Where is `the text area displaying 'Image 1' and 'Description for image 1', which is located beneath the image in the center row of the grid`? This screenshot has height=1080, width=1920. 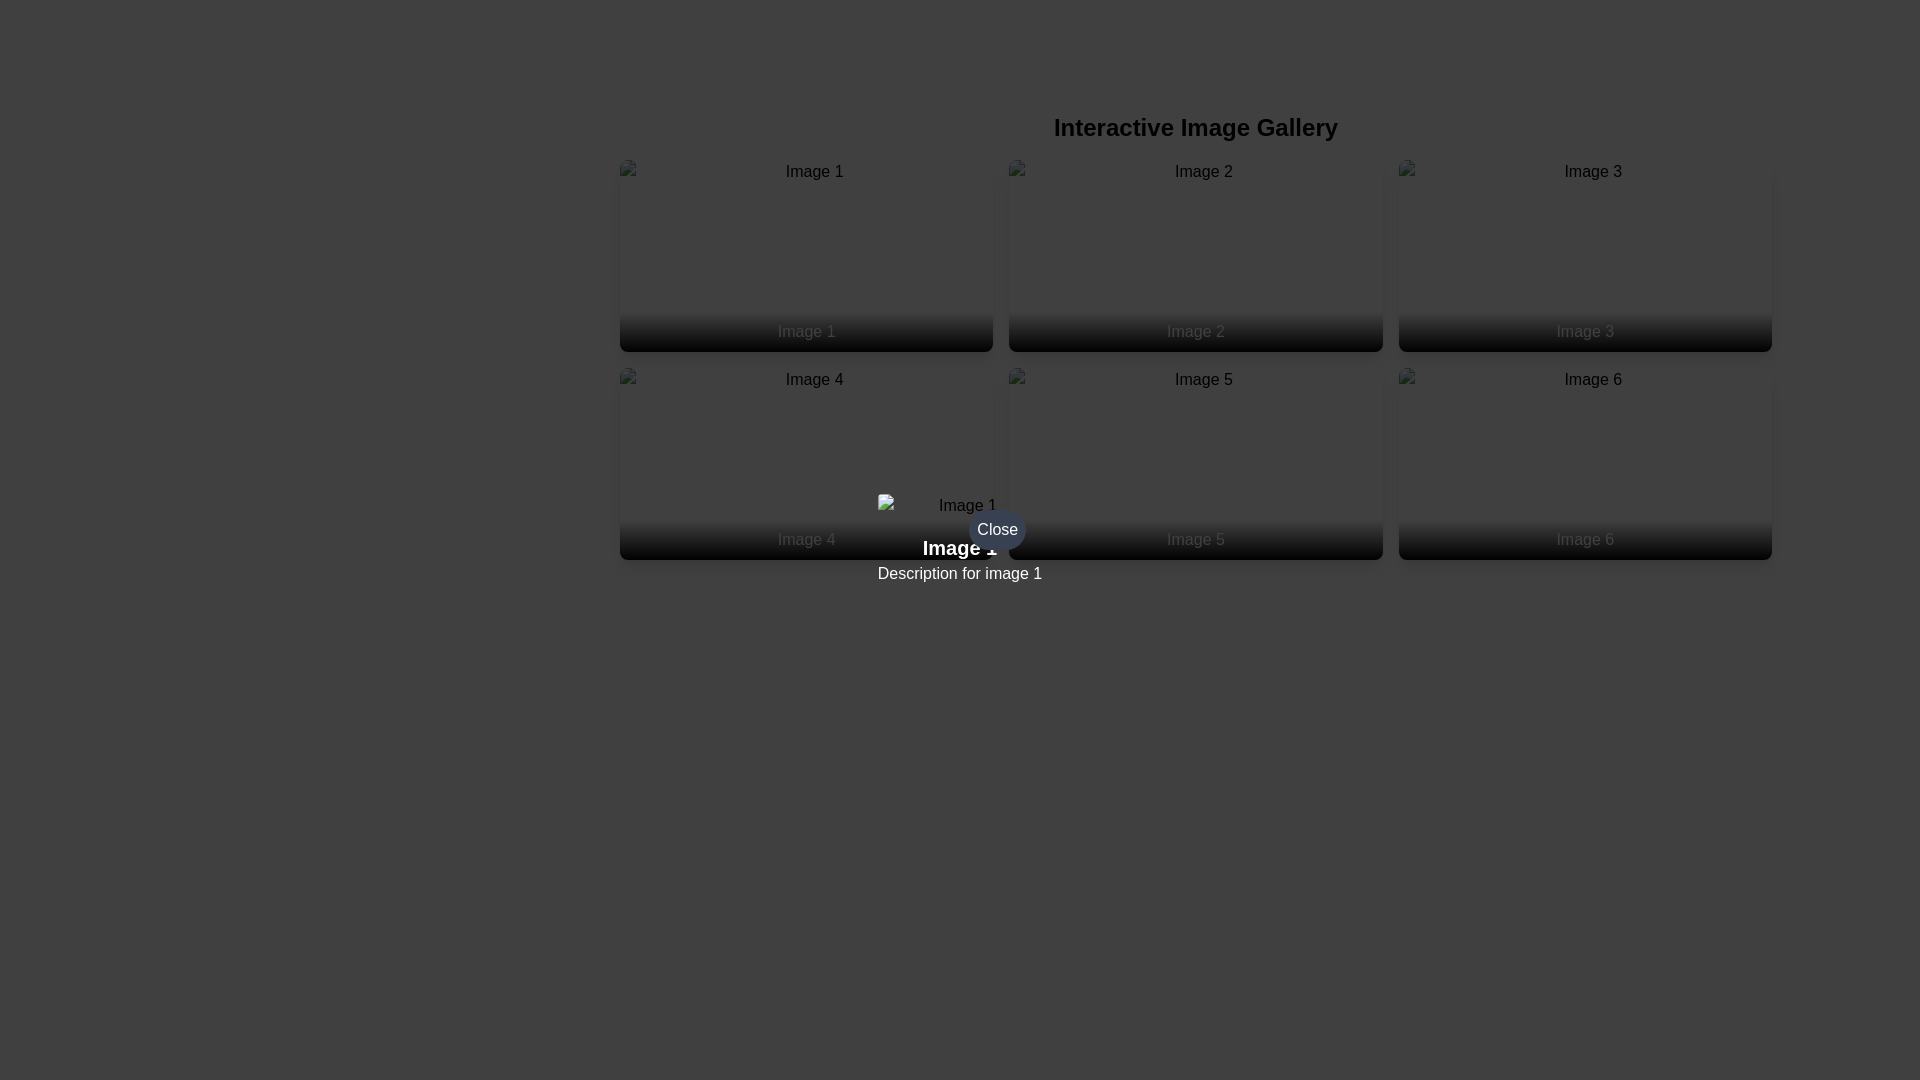 the text area displaying 'Image 1' and 'Description for image 1', which is located beneath the image in the center row of the grid is located at coordinates (960, 559).